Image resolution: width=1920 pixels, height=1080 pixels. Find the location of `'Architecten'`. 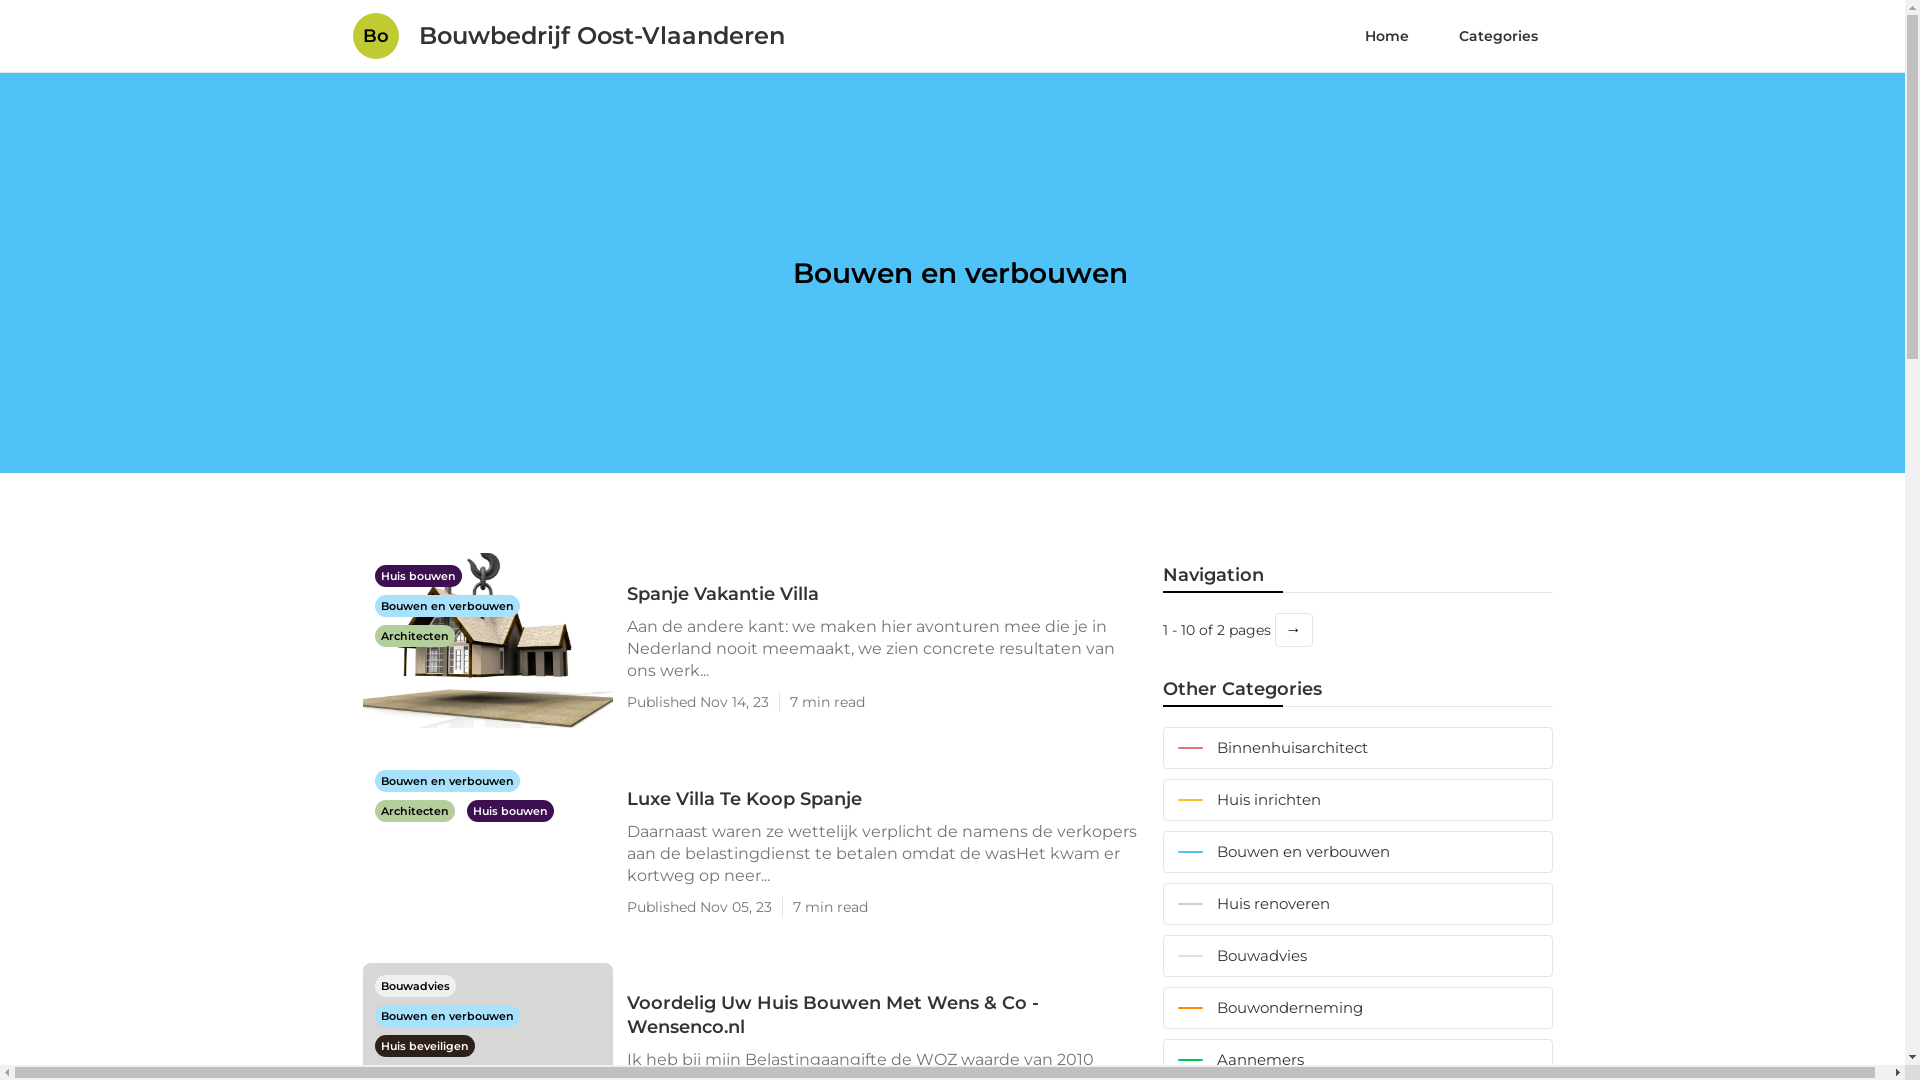

'Architecten' is located at coordinates (412, 635).